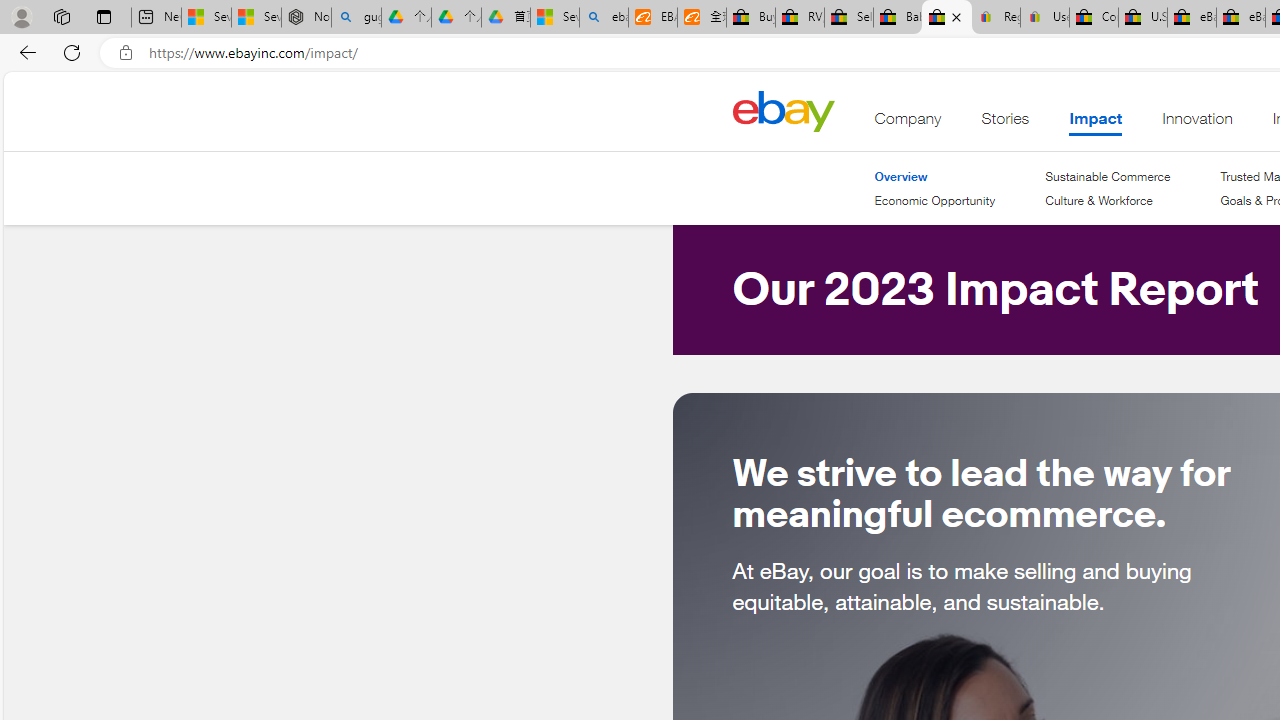  What do you see at coordinates (946, 17) in the screenshot?
I see `'eBay Impact - eBay Inc.'` at bounding box center [946, 17].